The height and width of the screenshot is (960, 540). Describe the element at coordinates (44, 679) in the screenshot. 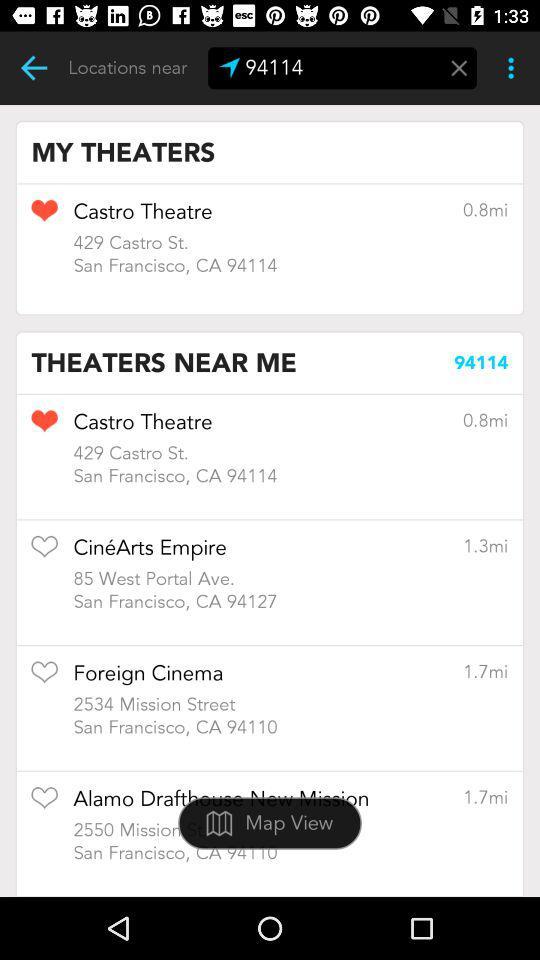

I see `like button` at that location.